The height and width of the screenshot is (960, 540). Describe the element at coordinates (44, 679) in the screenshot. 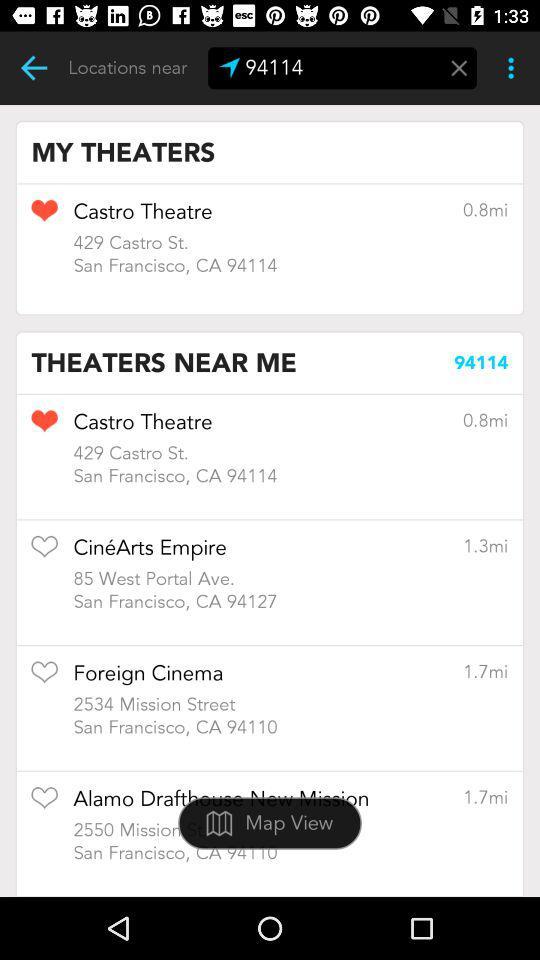

I see `like button` at that location.